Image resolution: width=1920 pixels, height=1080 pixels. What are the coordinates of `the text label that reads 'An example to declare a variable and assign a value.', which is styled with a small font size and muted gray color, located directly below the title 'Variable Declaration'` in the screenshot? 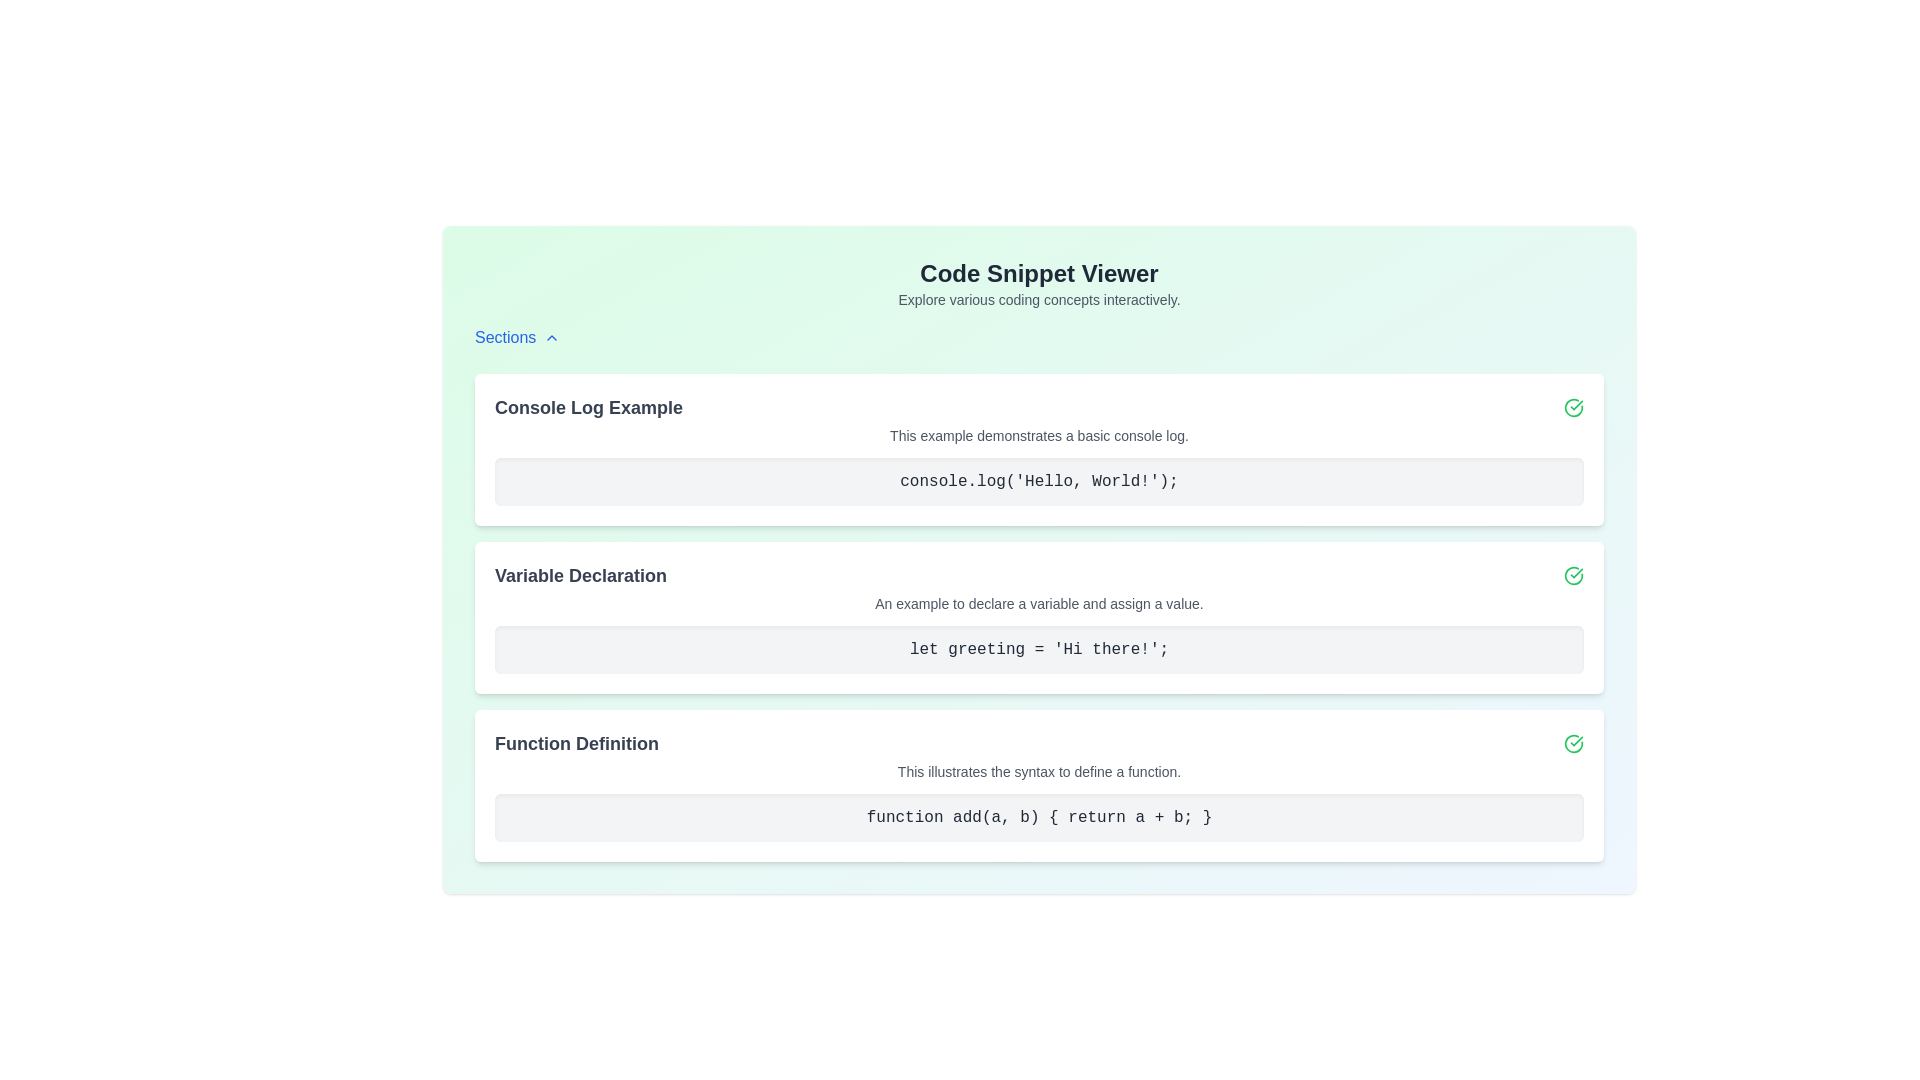 It's located at (1039, 603).